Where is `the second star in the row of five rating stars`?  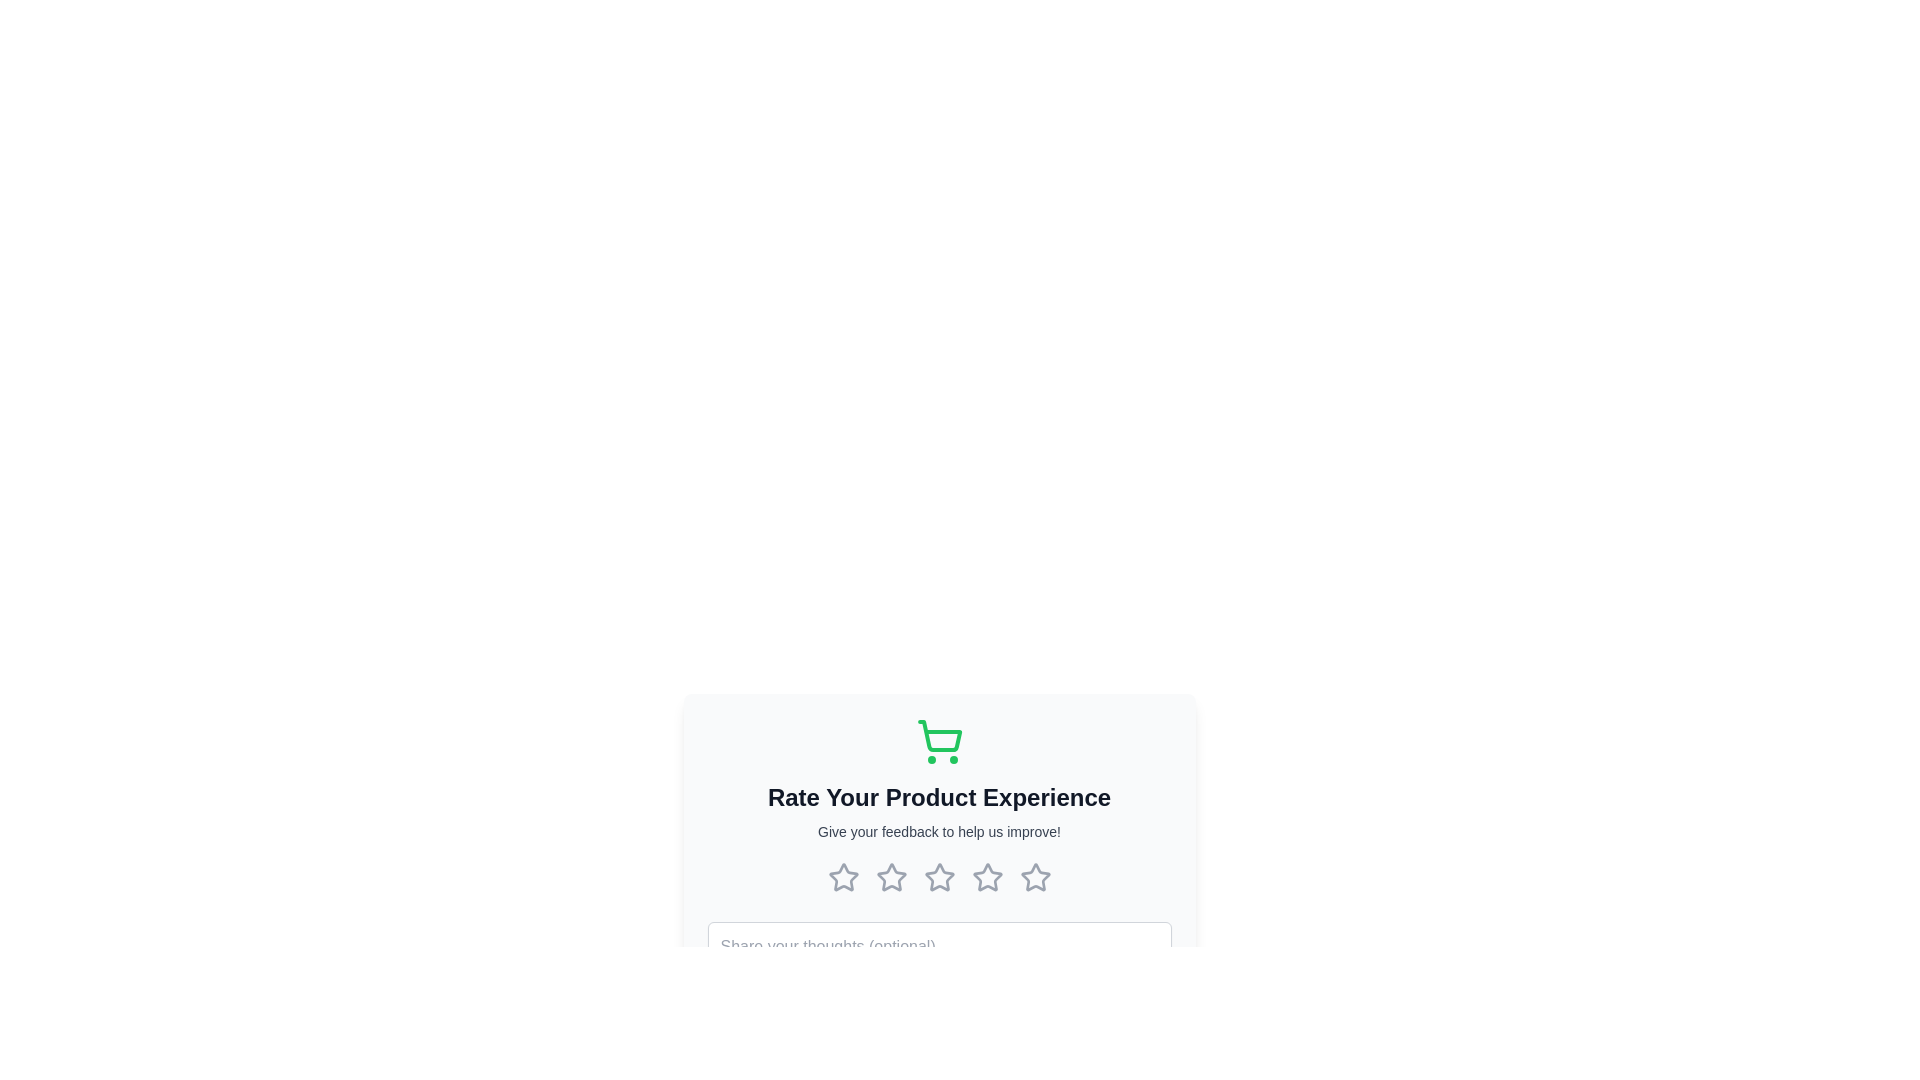
the second star in the row of five rating stars is located at coordinates (938, 877).